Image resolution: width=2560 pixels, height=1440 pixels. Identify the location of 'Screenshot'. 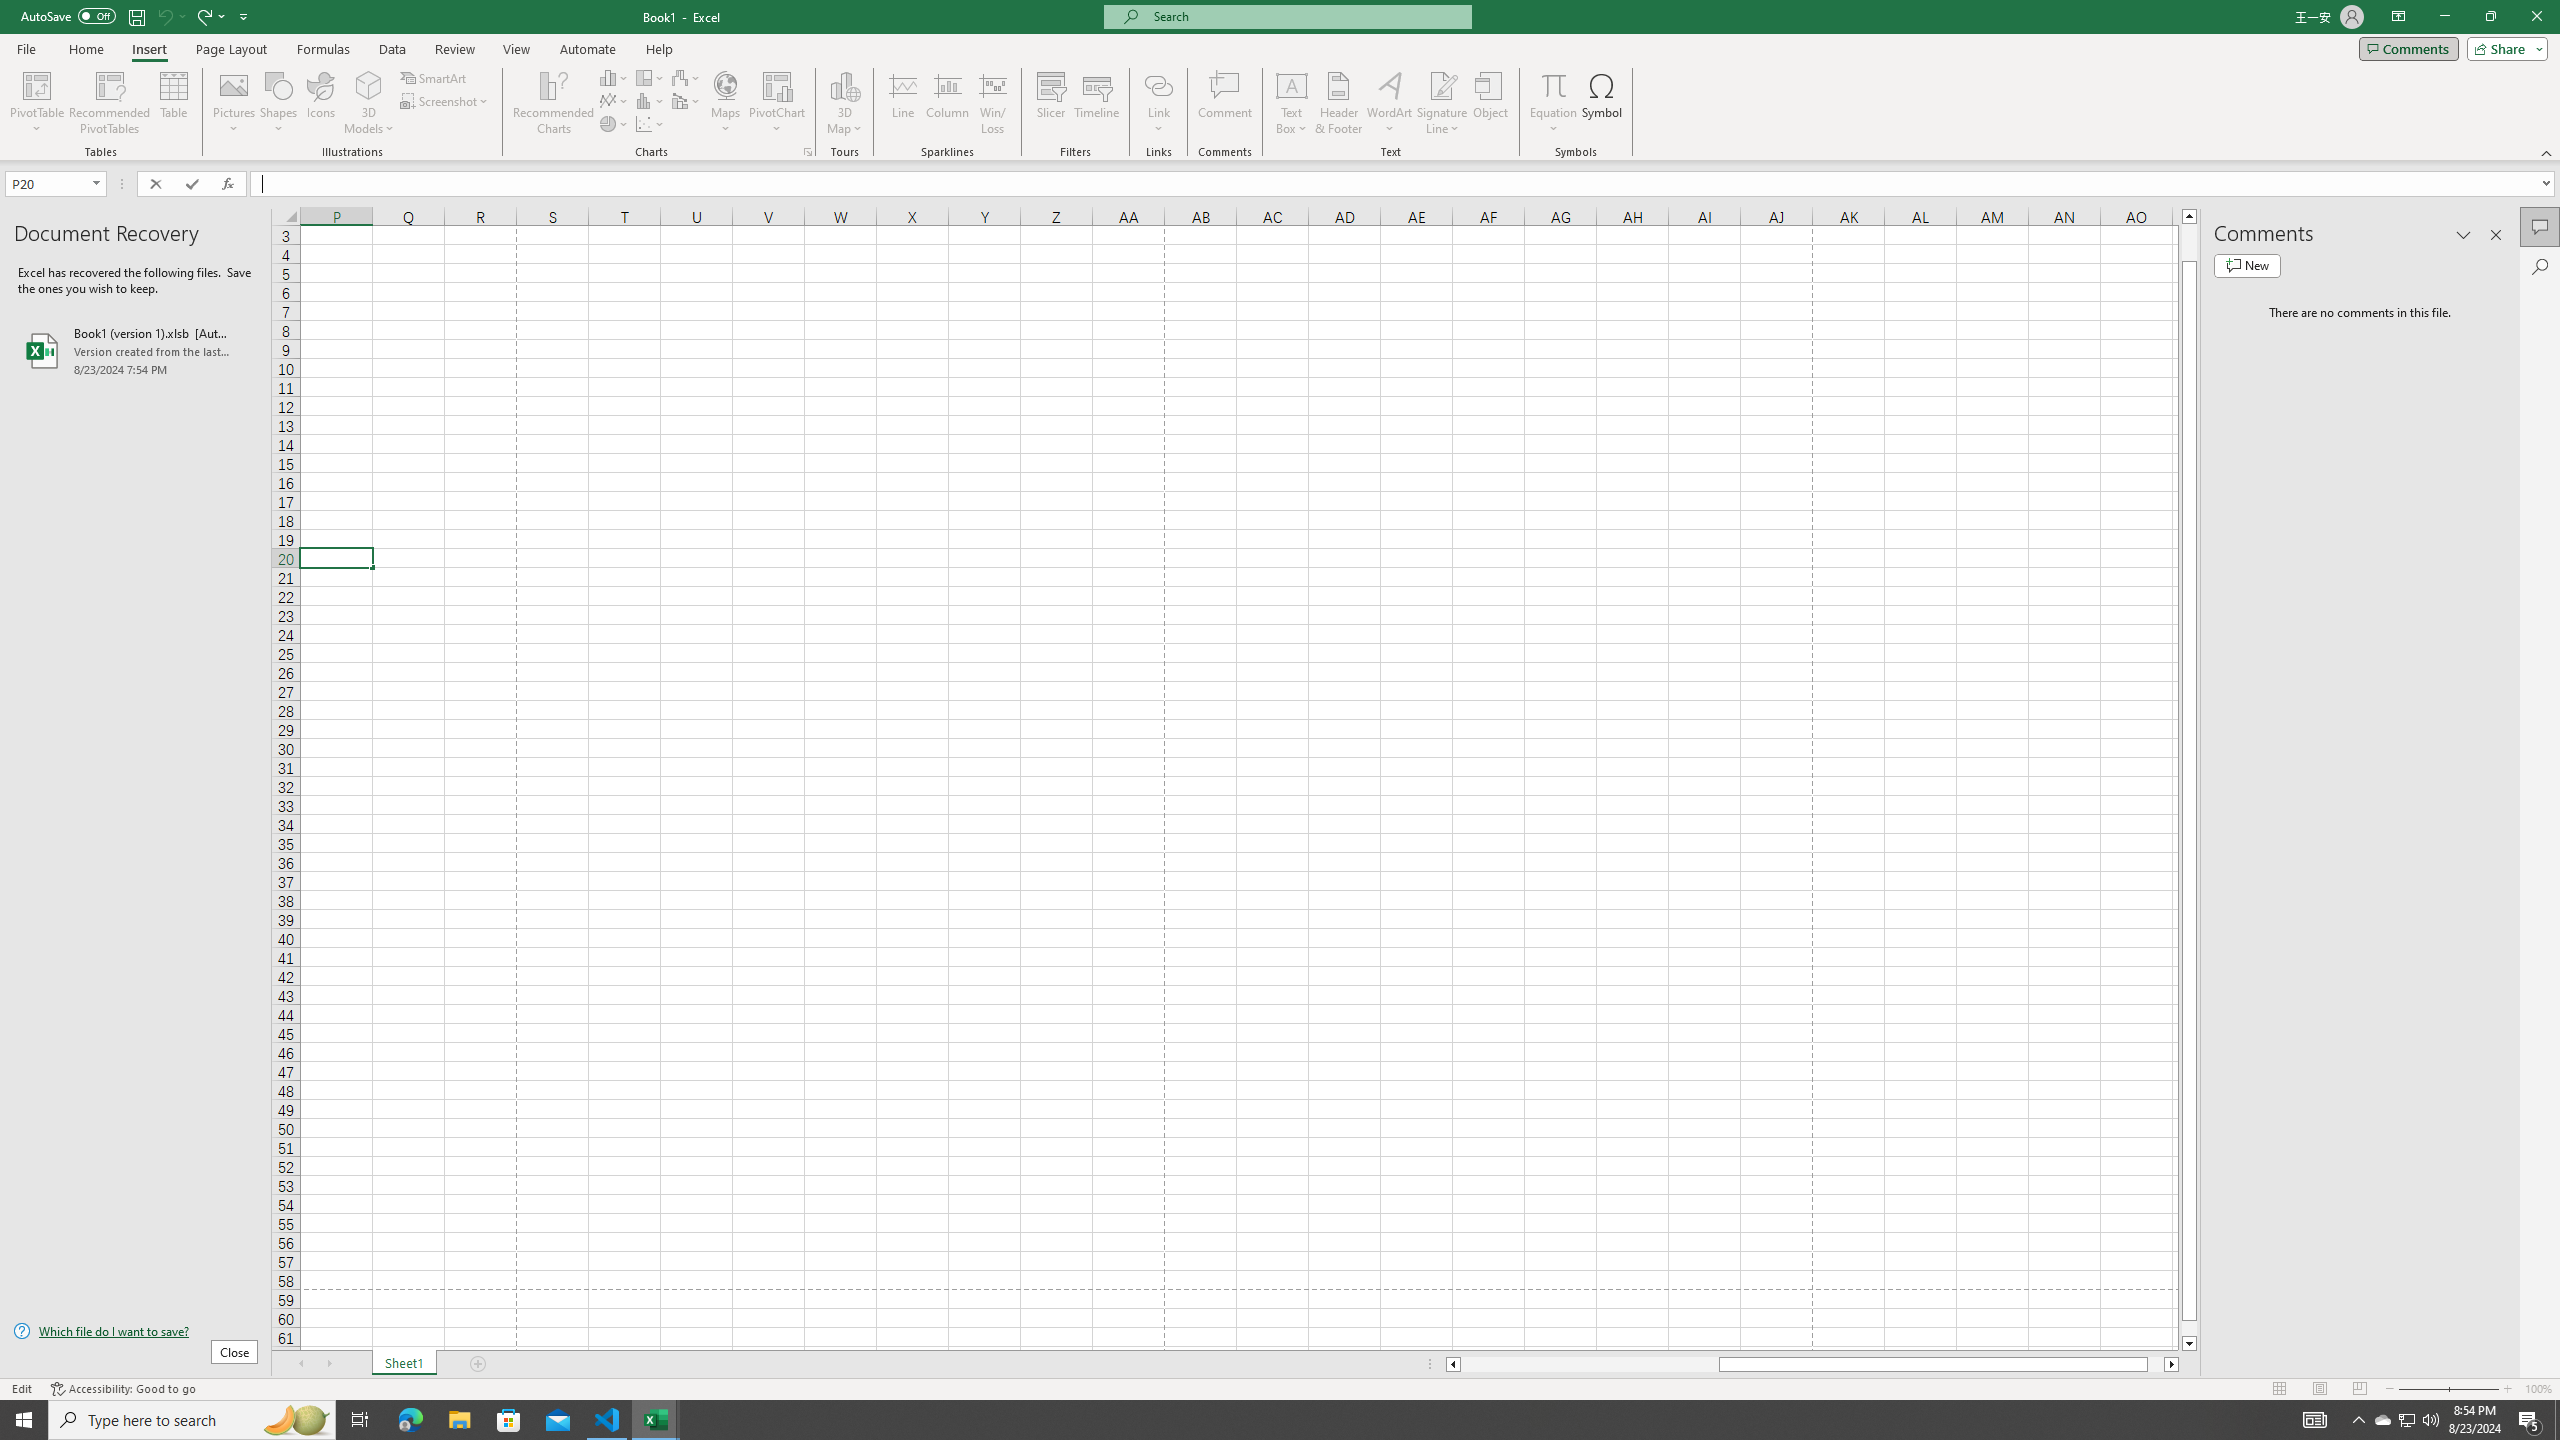
(444, 99).